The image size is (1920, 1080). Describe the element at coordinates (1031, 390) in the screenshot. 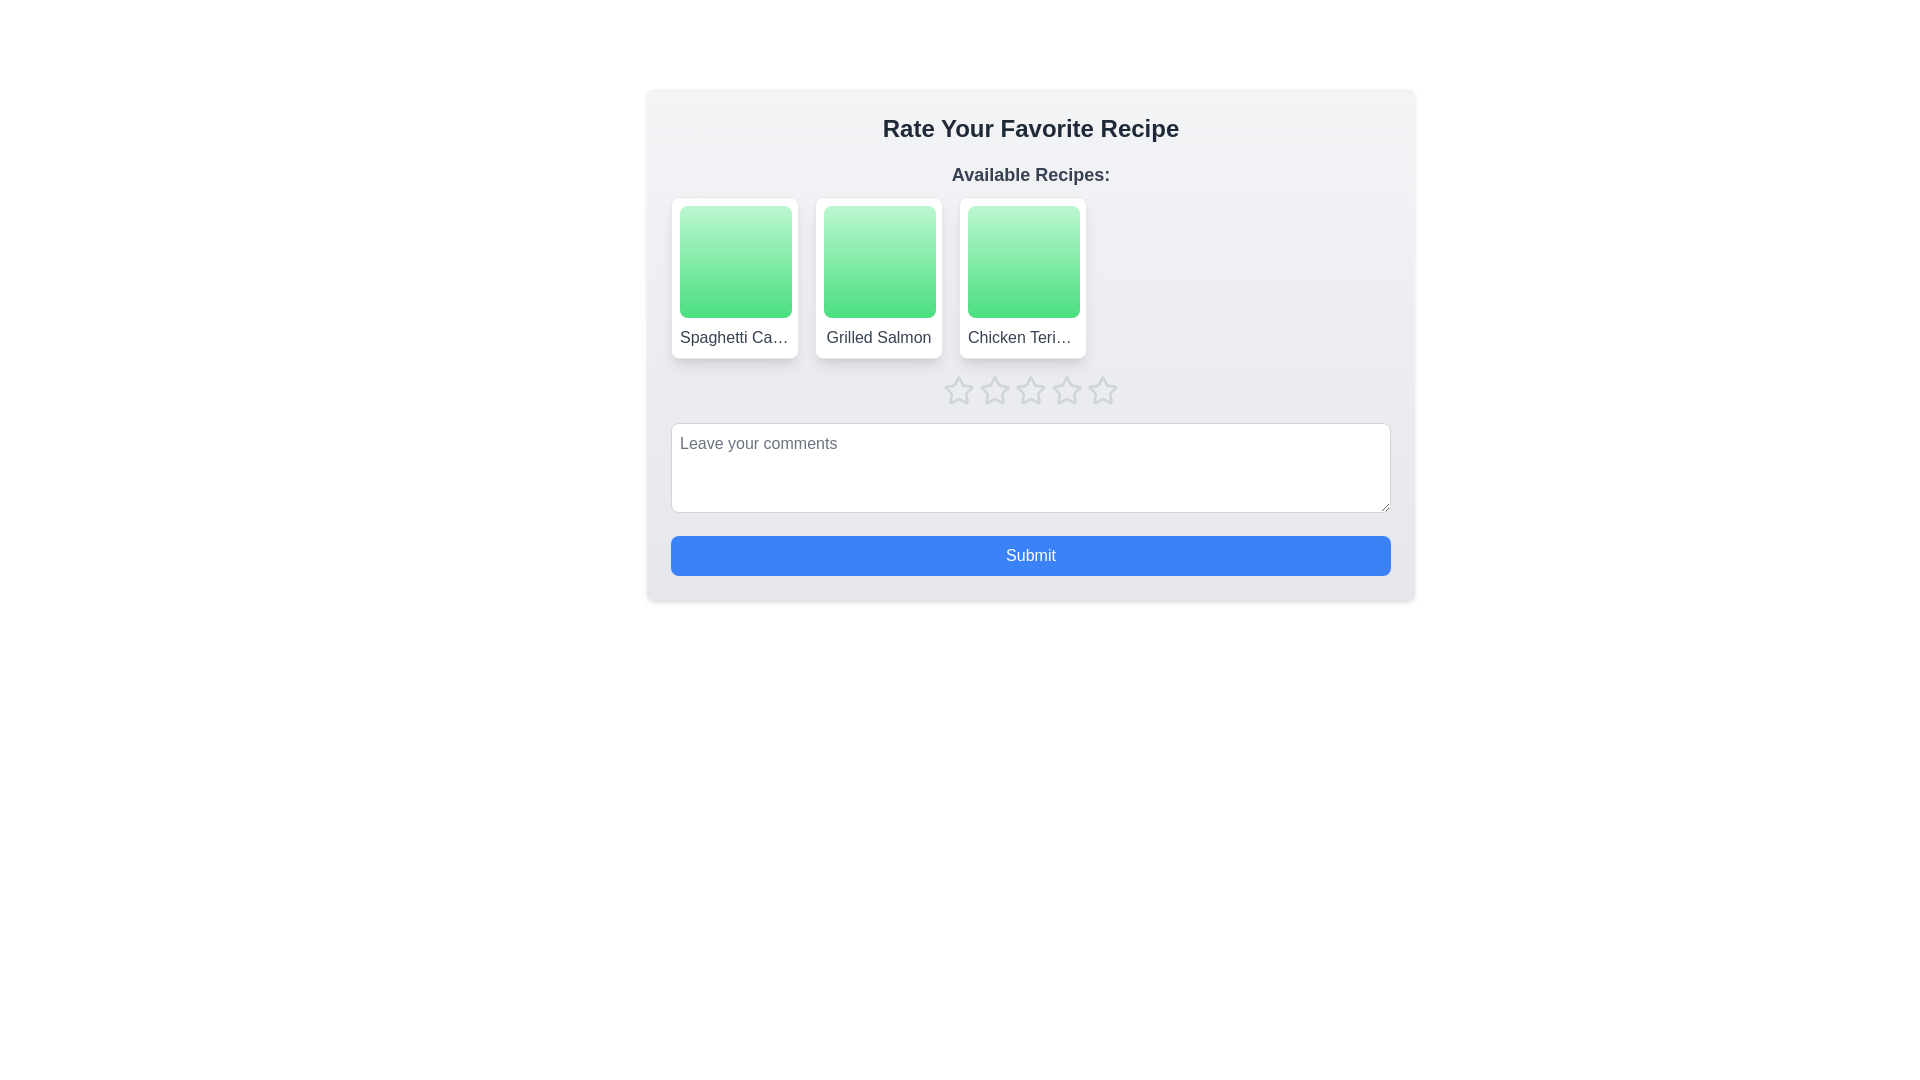

I see `the star rating component located below the title 'Available Recipes' to set the rating for the recipe` at that location.